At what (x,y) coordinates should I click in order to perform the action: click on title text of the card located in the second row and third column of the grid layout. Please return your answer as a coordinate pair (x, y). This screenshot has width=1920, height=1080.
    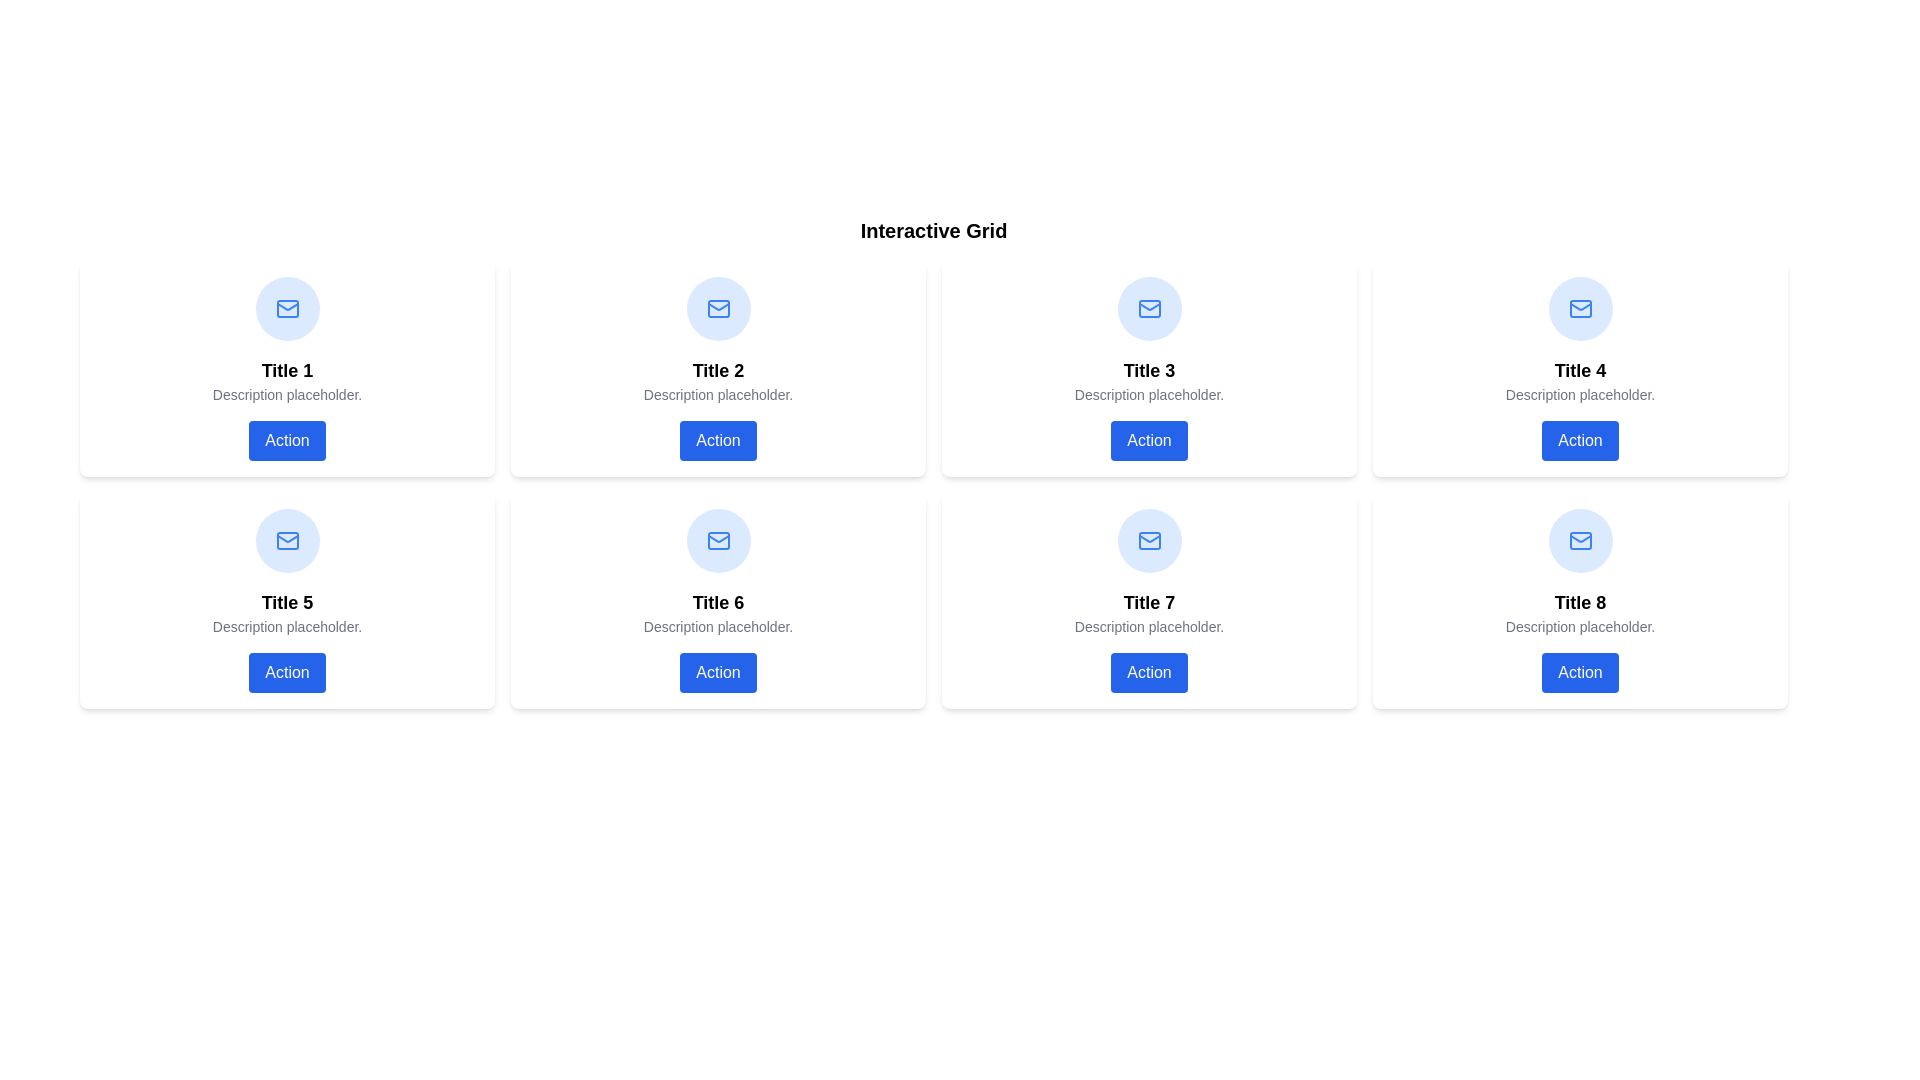
    Looking at the image, I should click on (1149, 601).